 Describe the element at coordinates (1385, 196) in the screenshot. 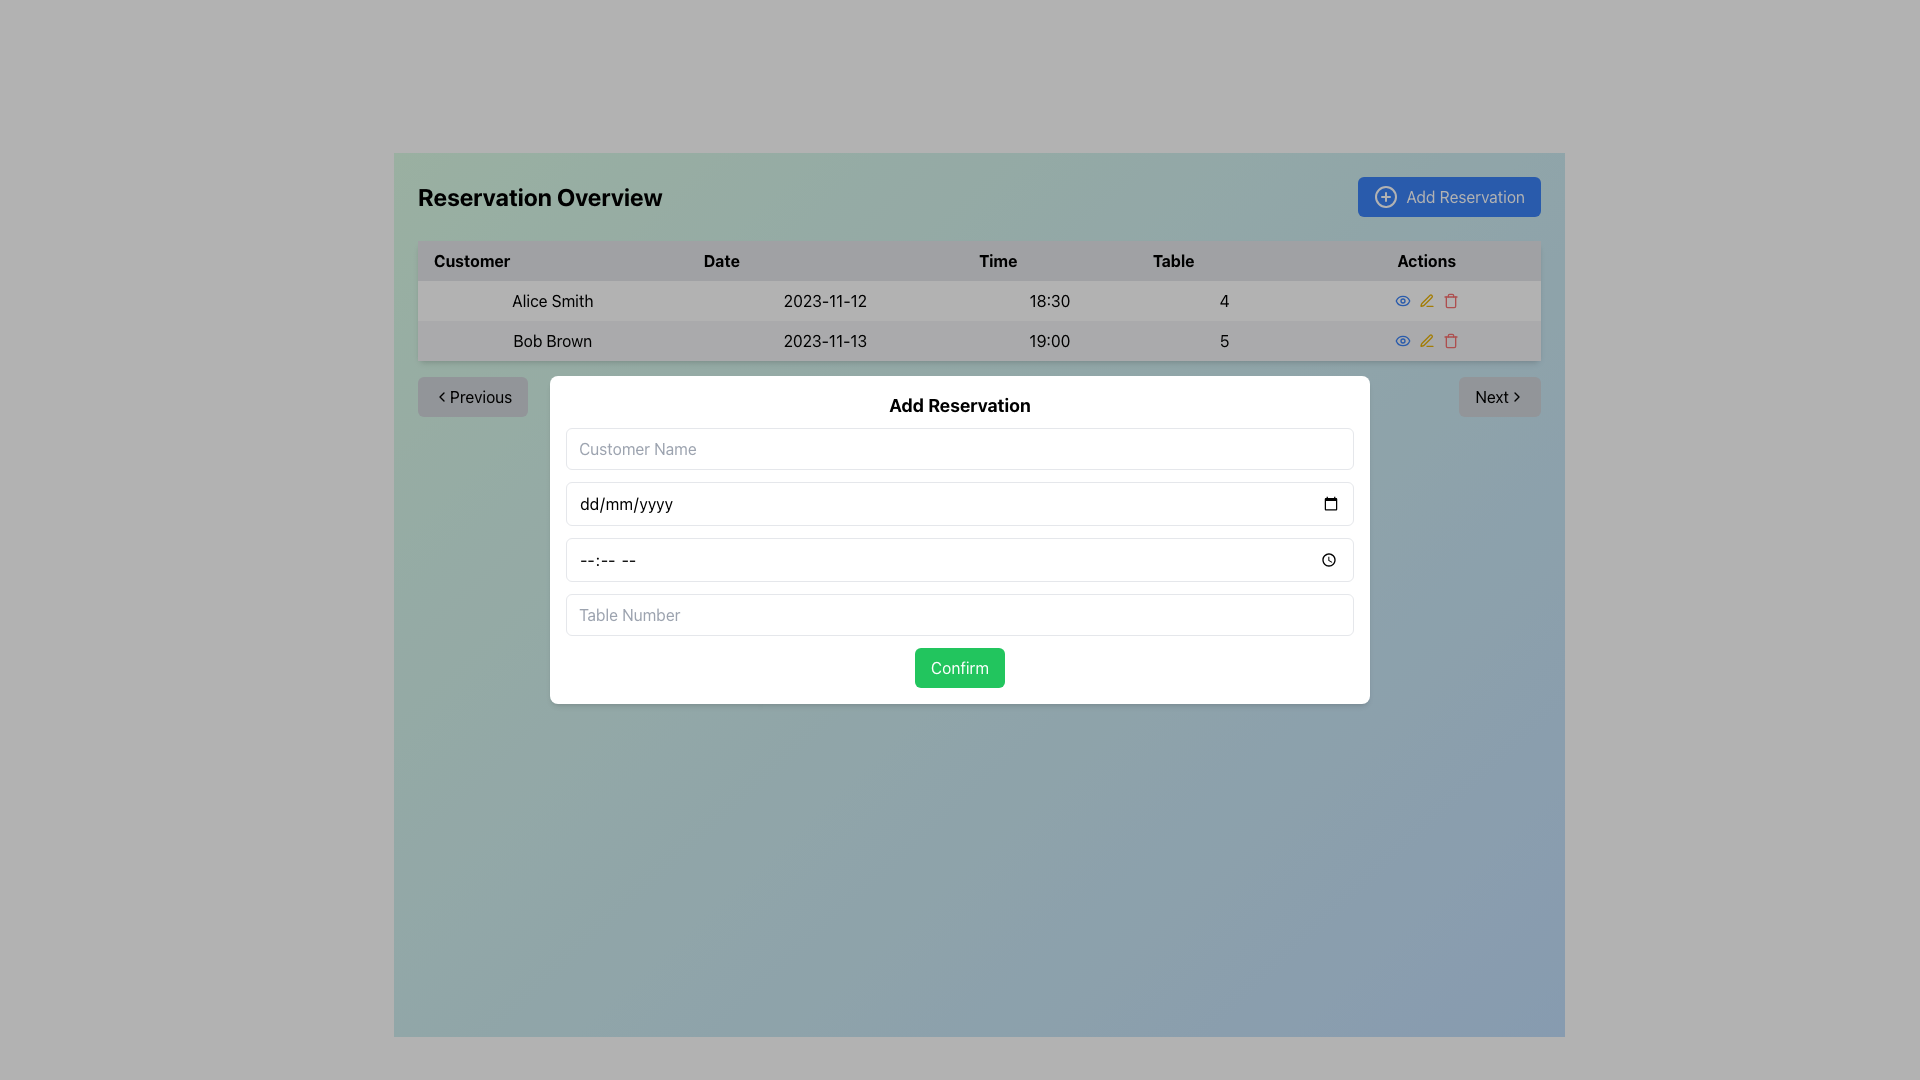

I see `the outermost circle of the 'Add Reservation' button icon located in the upper-right corner of the application's interface` at that location.